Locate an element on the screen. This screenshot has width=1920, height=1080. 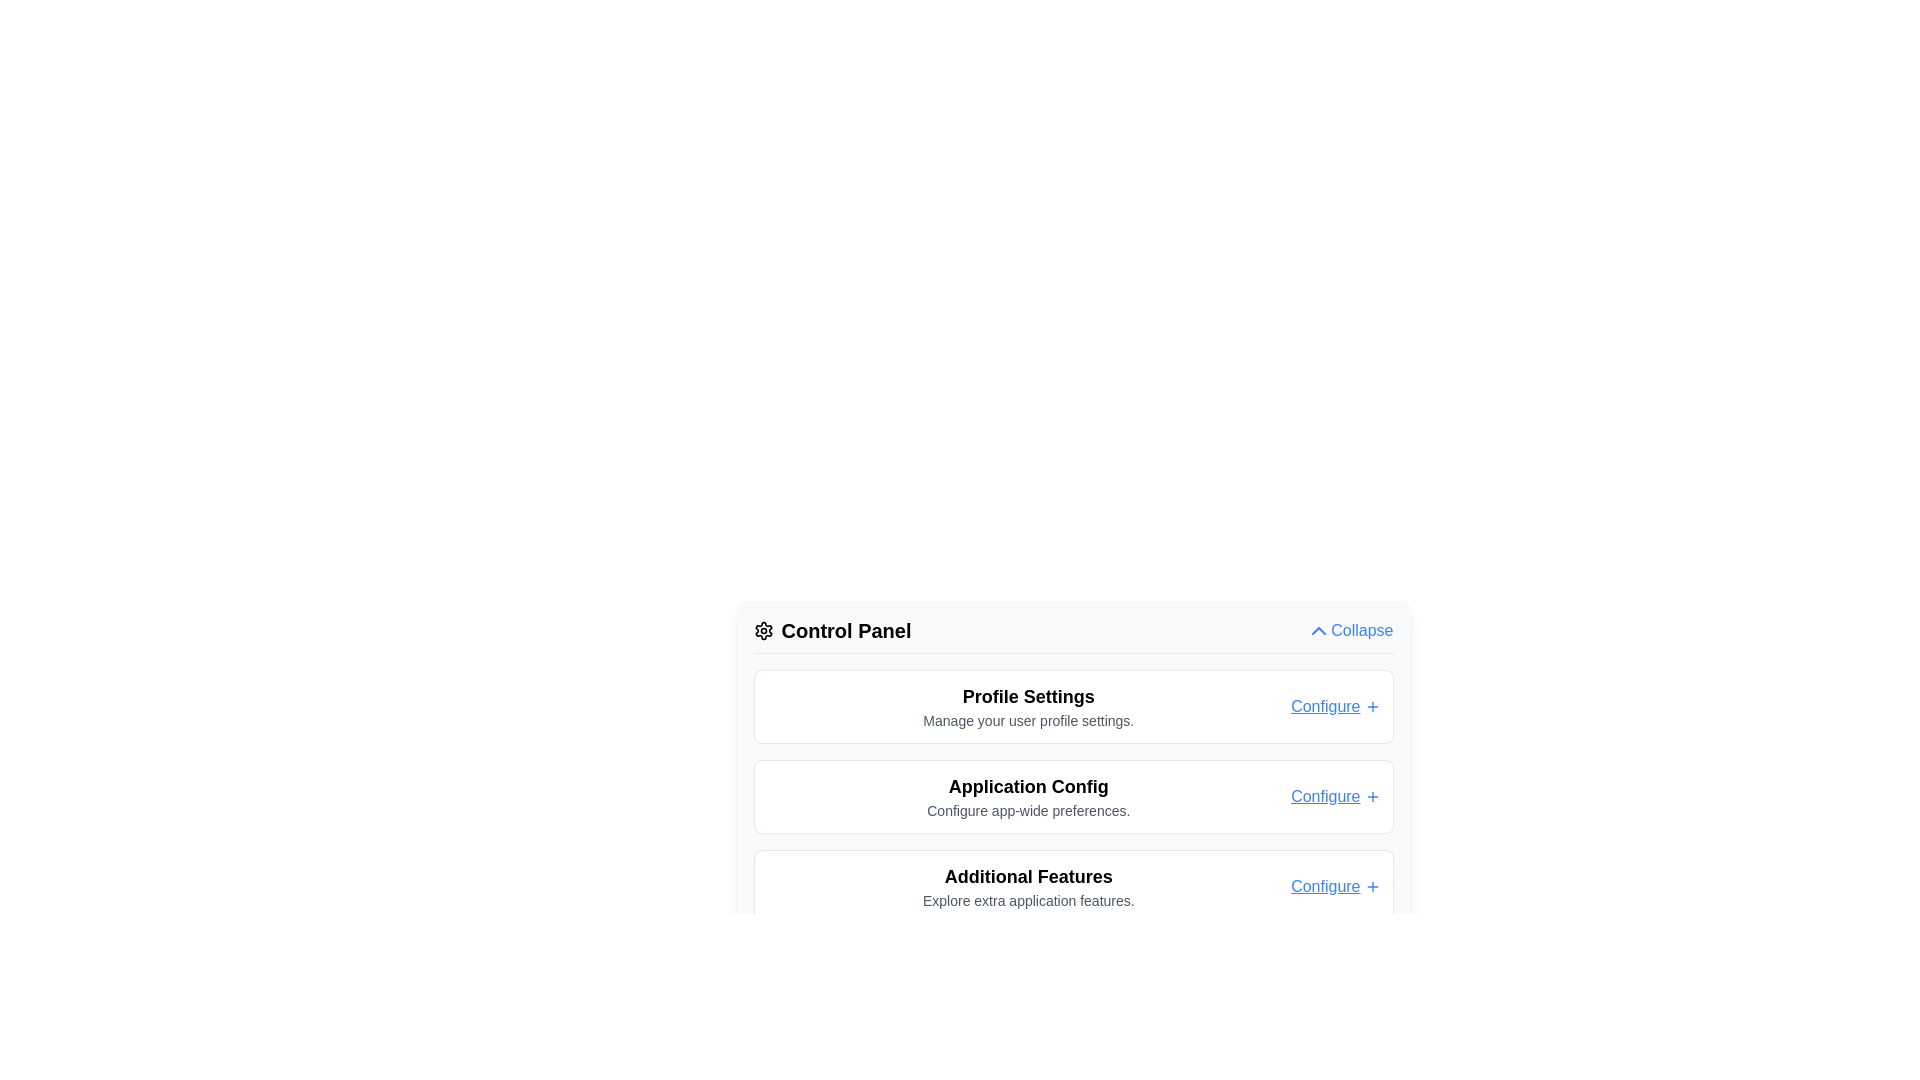
the descriptive text label explaining the purpose of the 'Application Config' section, which is located under the header 'Application Config' as the second line of text is located at coordinates (1028, 810).